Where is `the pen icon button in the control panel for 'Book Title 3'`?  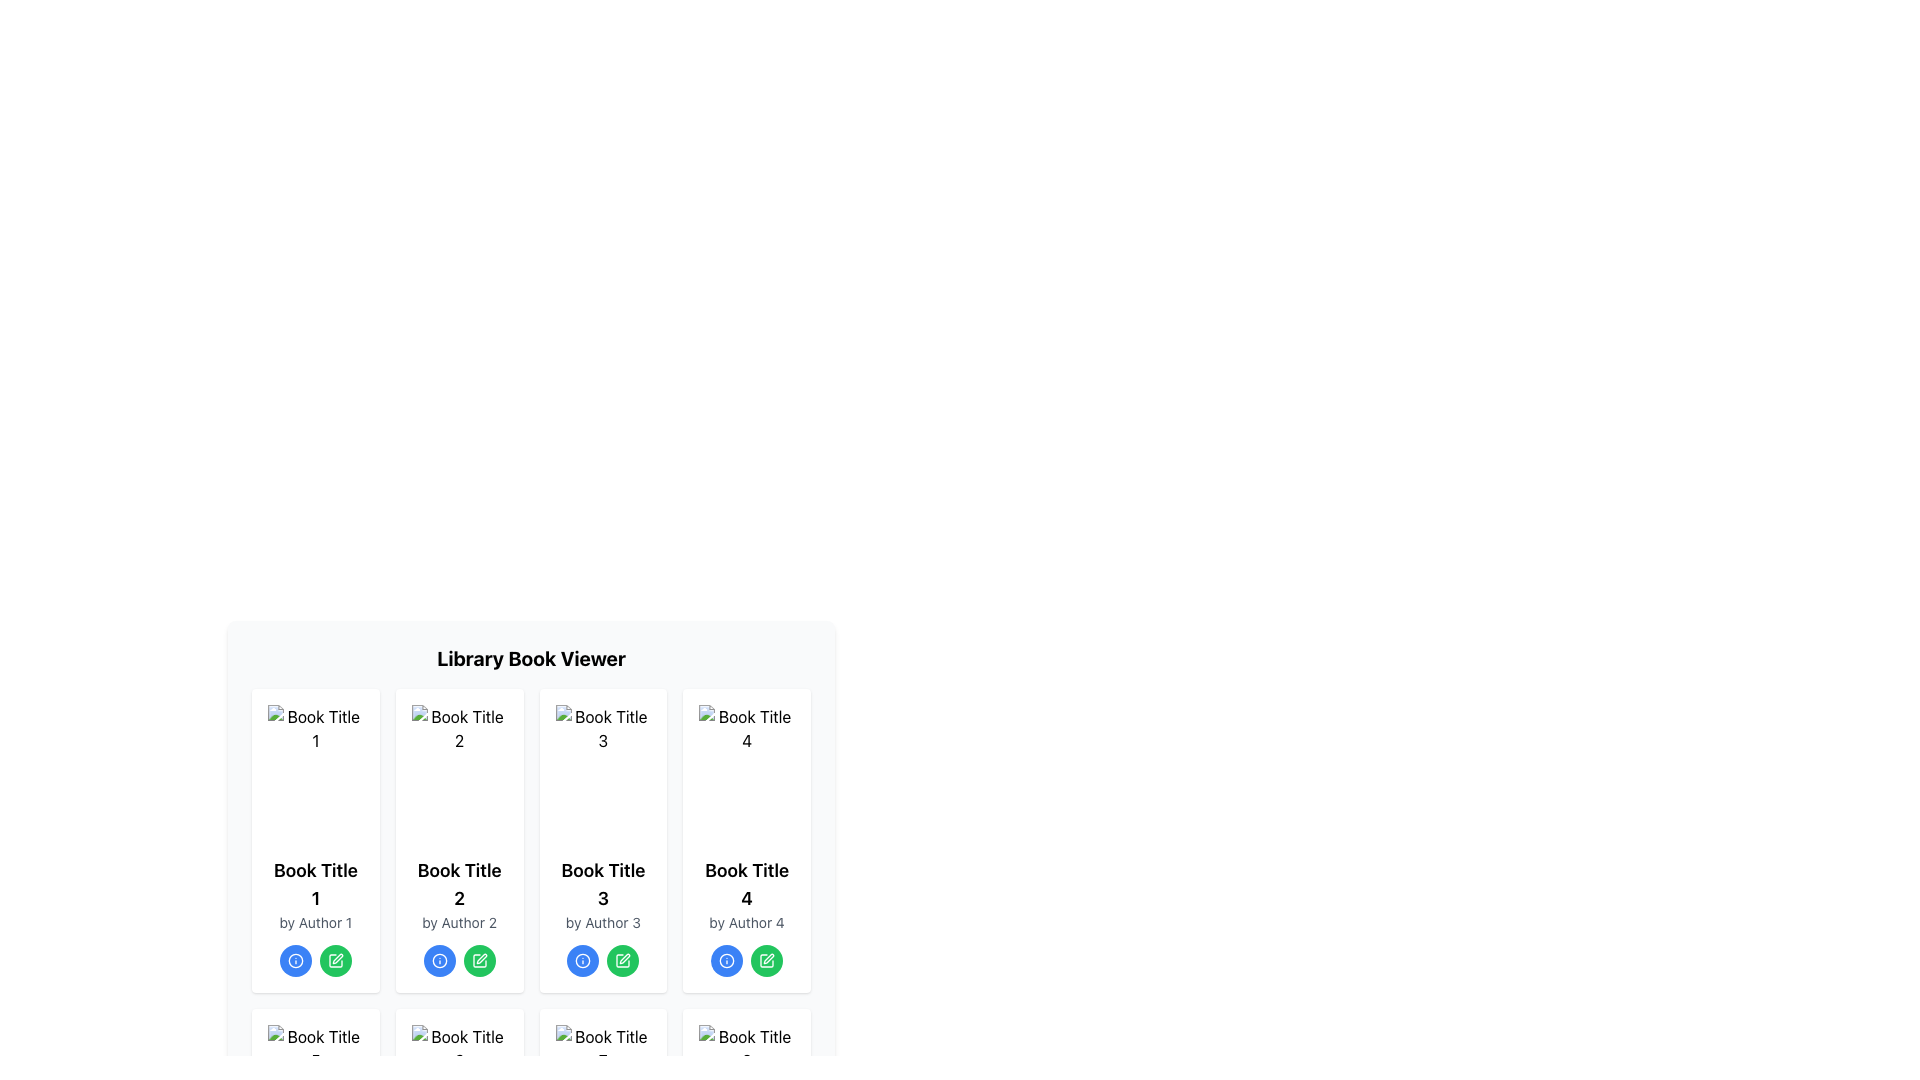
the pen icon button in the control panel for 'Book Title 3' is located at coordinates (622, 959).